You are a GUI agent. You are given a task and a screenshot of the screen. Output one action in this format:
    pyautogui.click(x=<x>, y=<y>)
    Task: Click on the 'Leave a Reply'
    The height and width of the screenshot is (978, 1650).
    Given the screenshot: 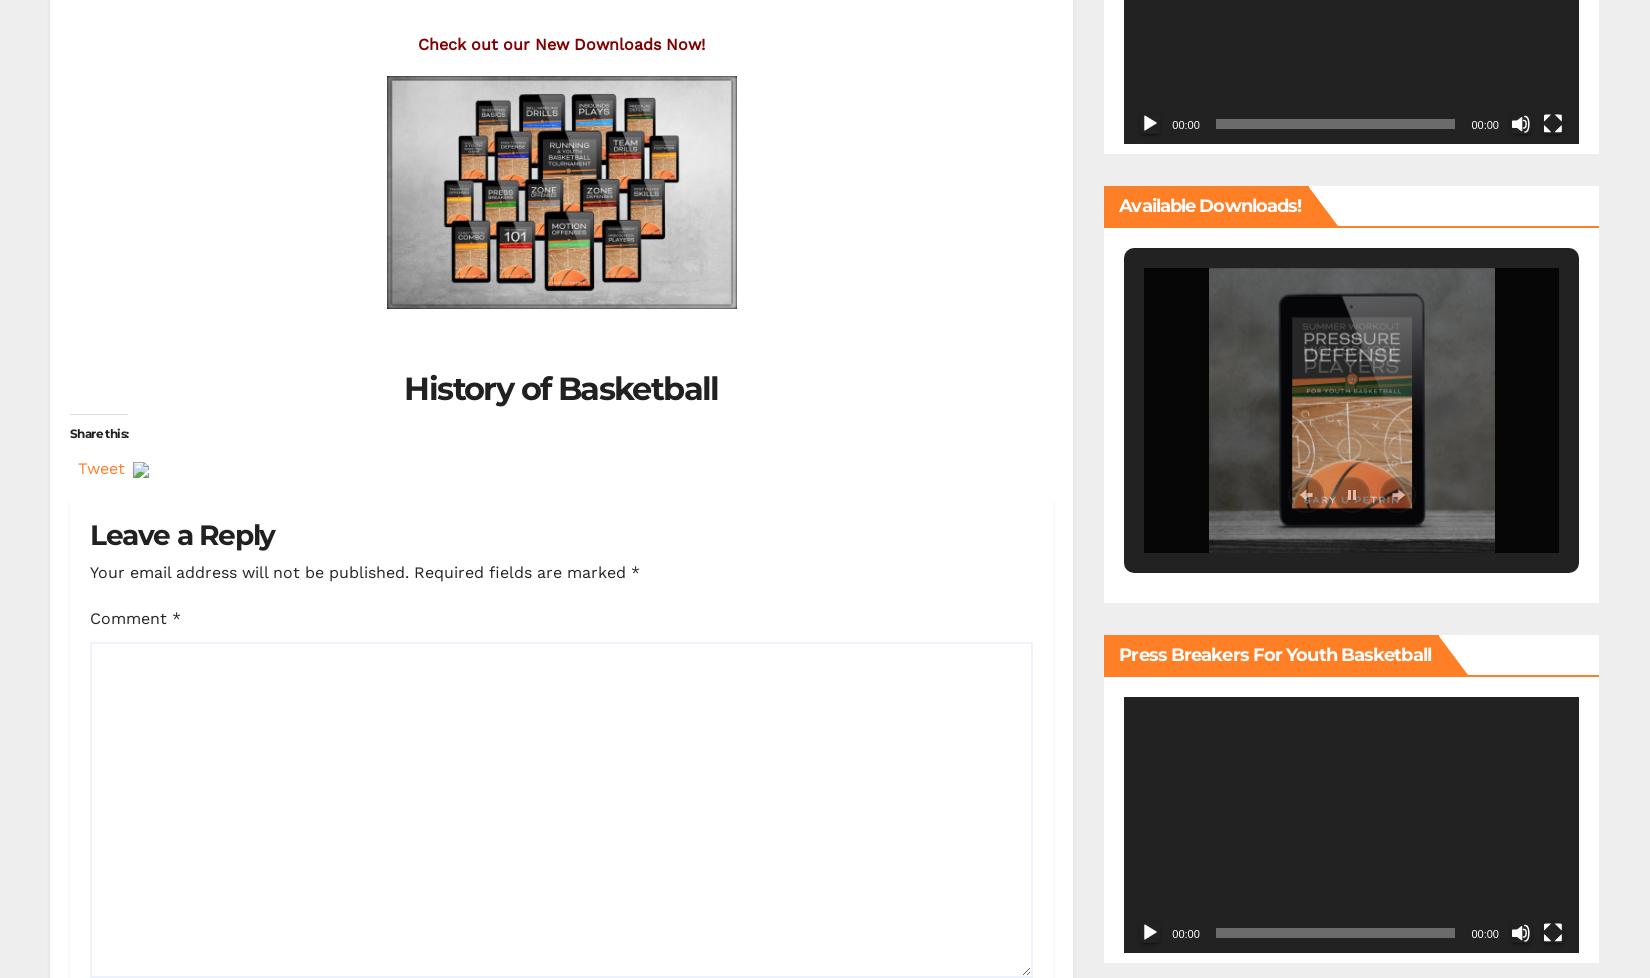 What is the action you would take?
    pyautogui.click(x=181, y=533)
    